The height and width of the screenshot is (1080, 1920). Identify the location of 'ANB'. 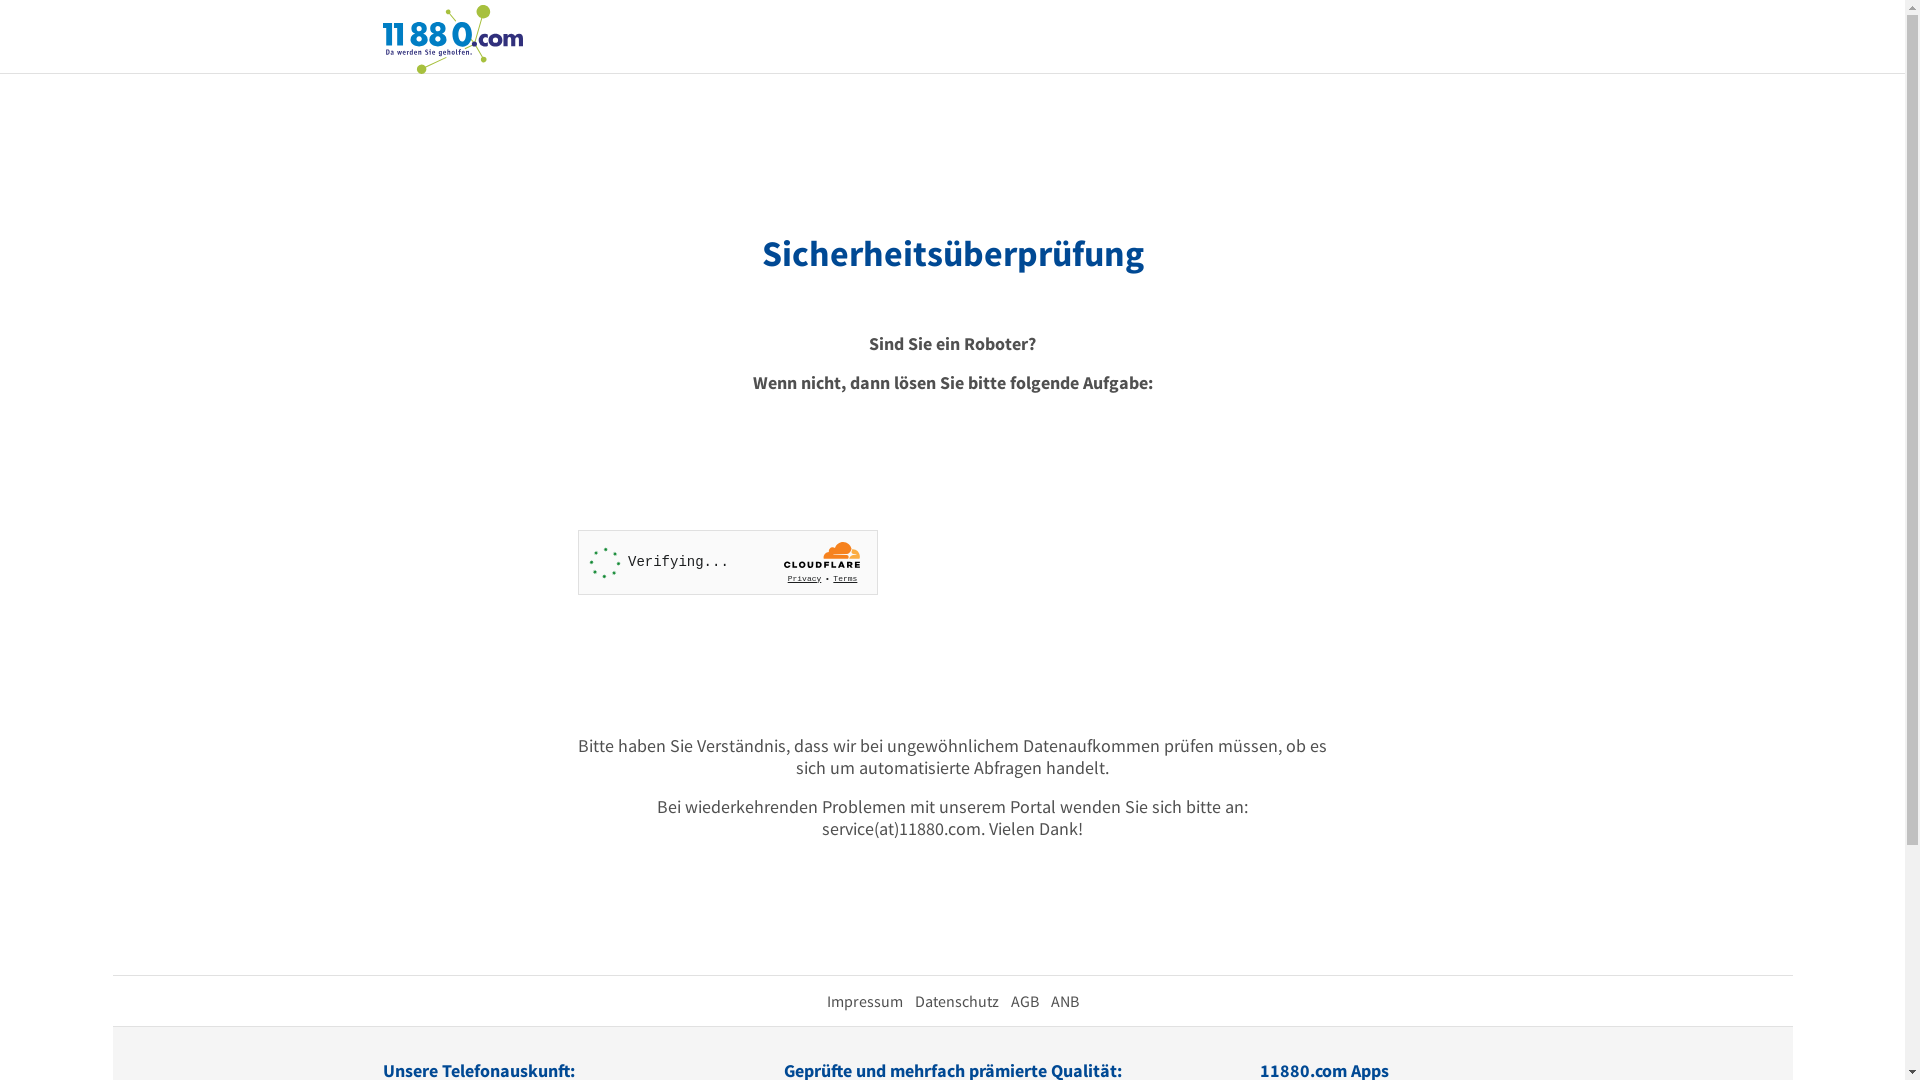
(1049, 1001).